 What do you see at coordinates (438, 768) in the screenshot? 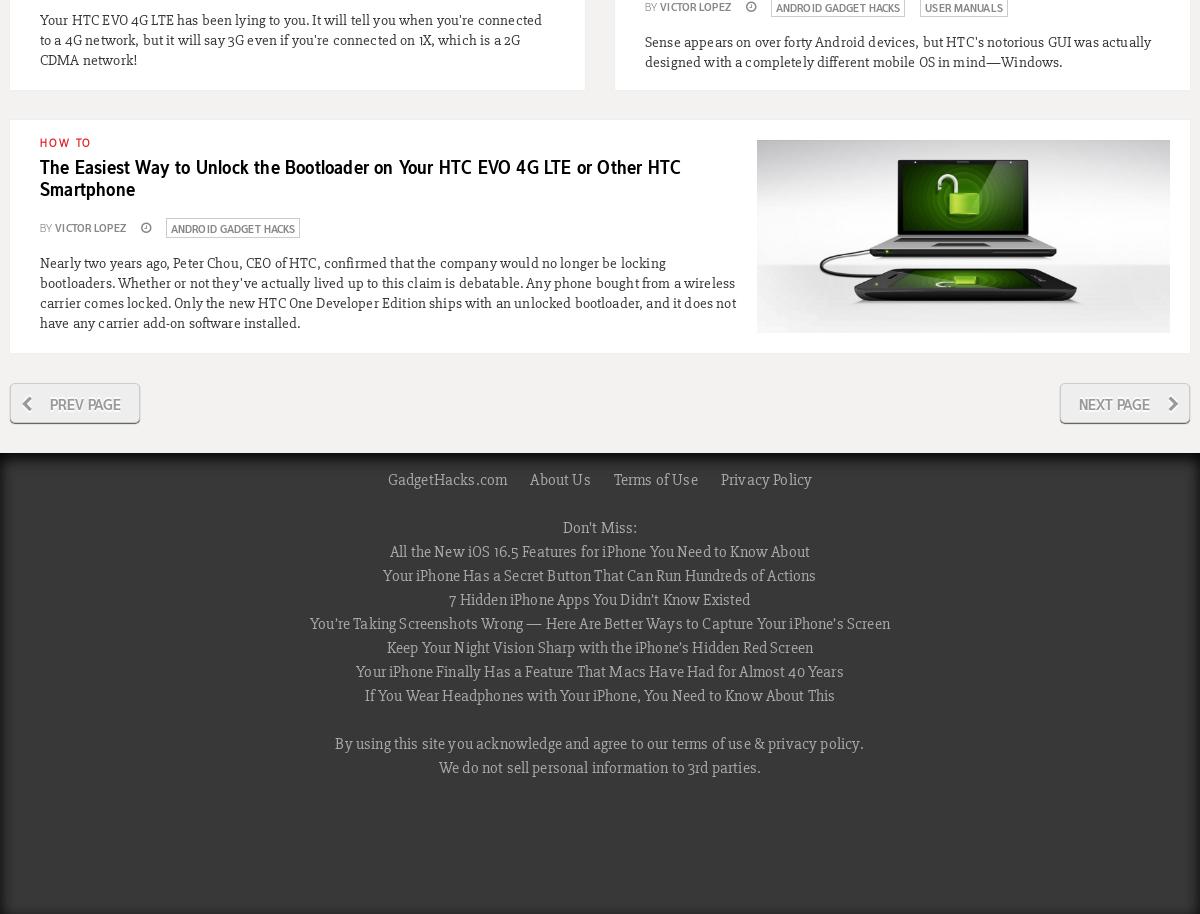
I see `'We do not sell personal information to 3rd parties.'` at bounding box center [438, 768].